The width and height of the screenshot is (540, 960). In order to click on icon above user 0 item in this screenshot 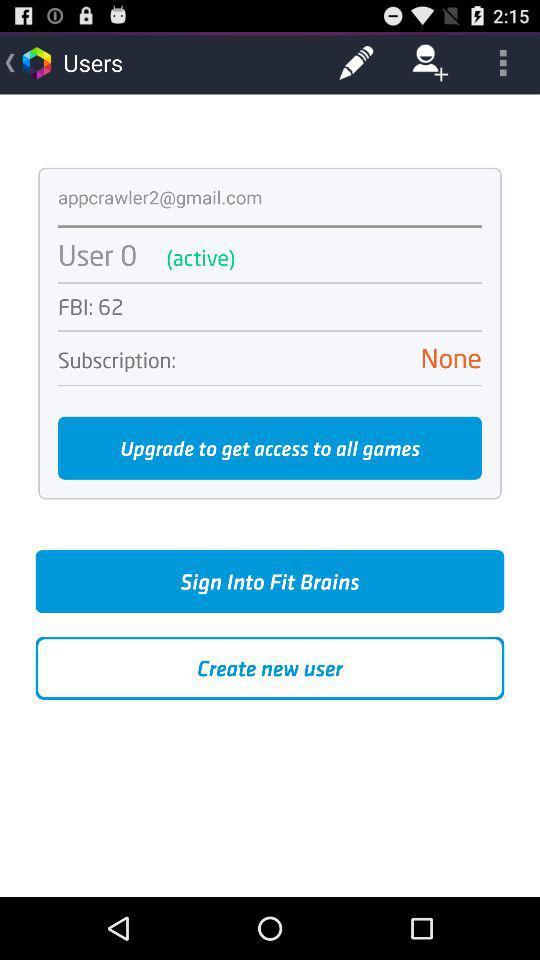, I will do `click(270, 226)`.